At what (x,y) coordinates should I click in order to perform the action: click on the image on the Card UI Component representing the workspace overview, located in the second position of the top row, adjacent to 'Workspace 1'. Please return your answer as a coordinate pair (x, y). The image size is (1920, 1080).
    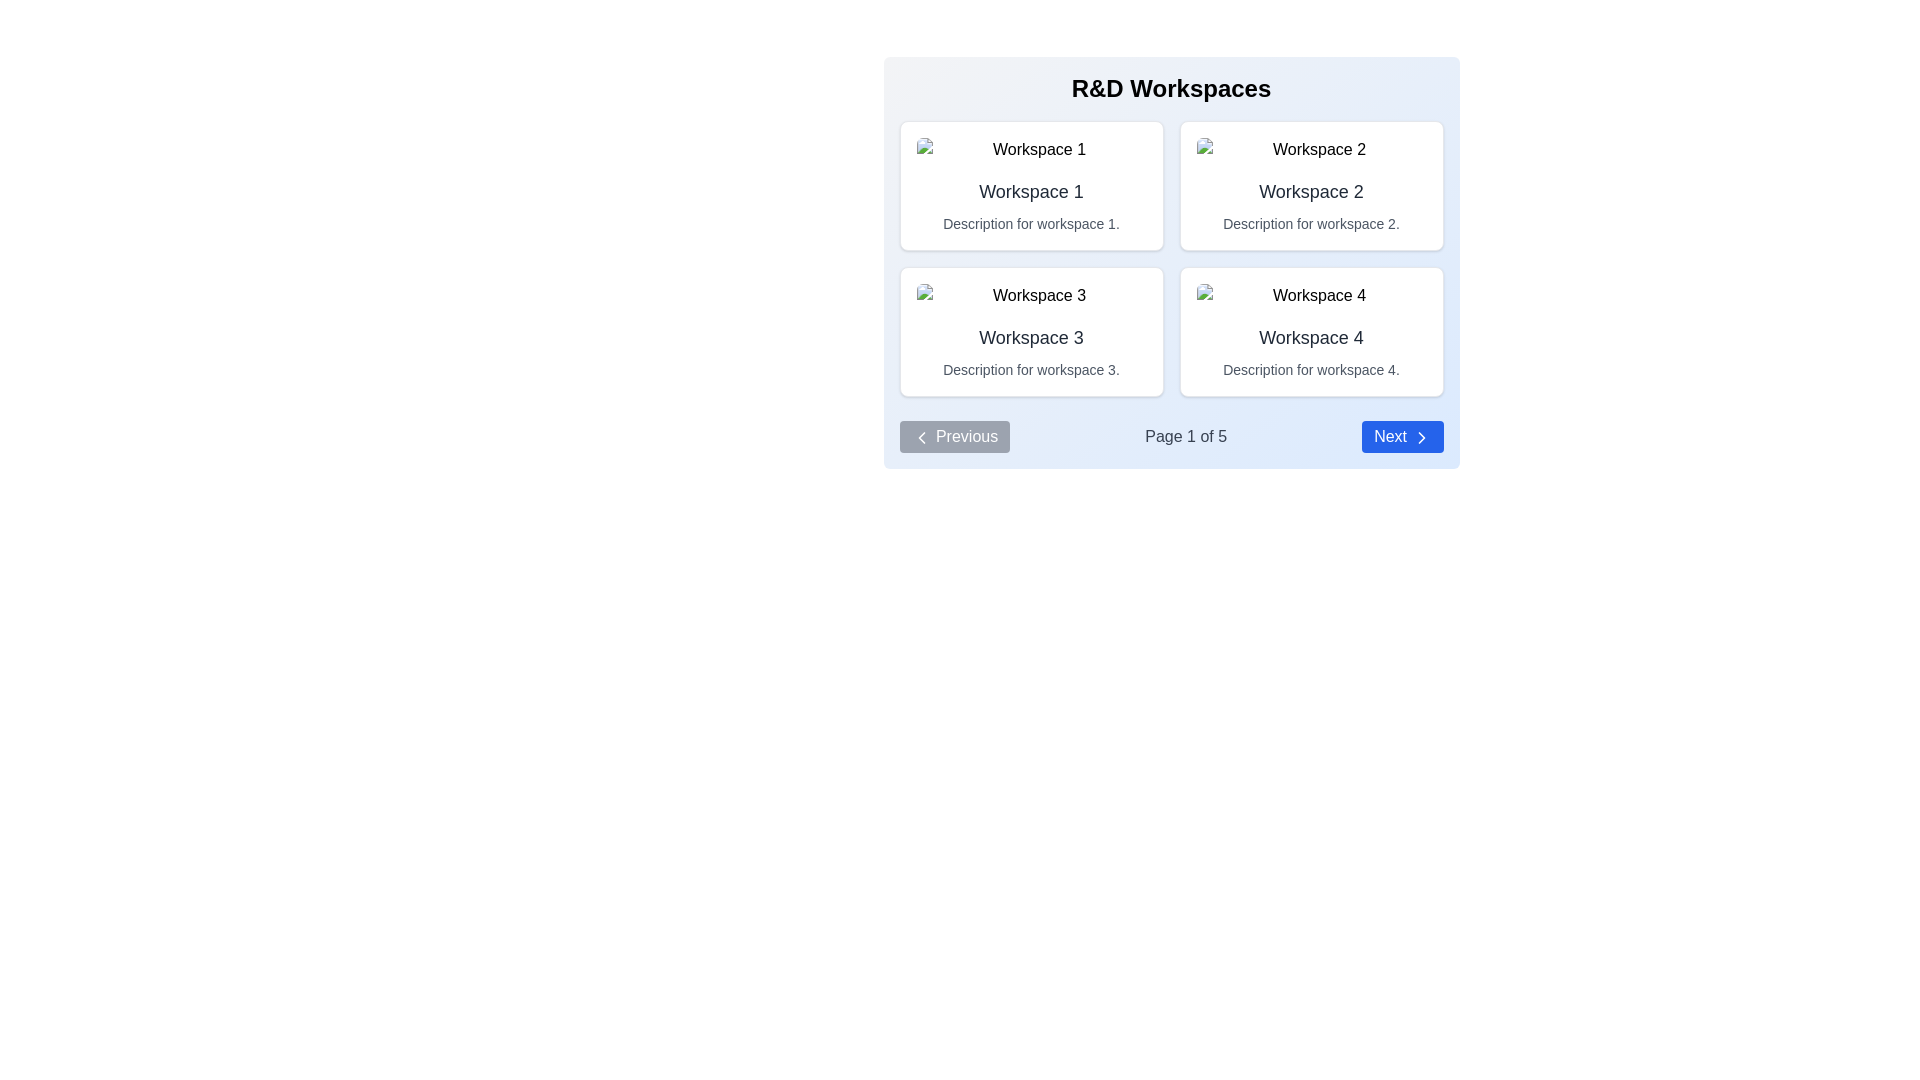
    Looking at the image, I should click on (1311, 185).